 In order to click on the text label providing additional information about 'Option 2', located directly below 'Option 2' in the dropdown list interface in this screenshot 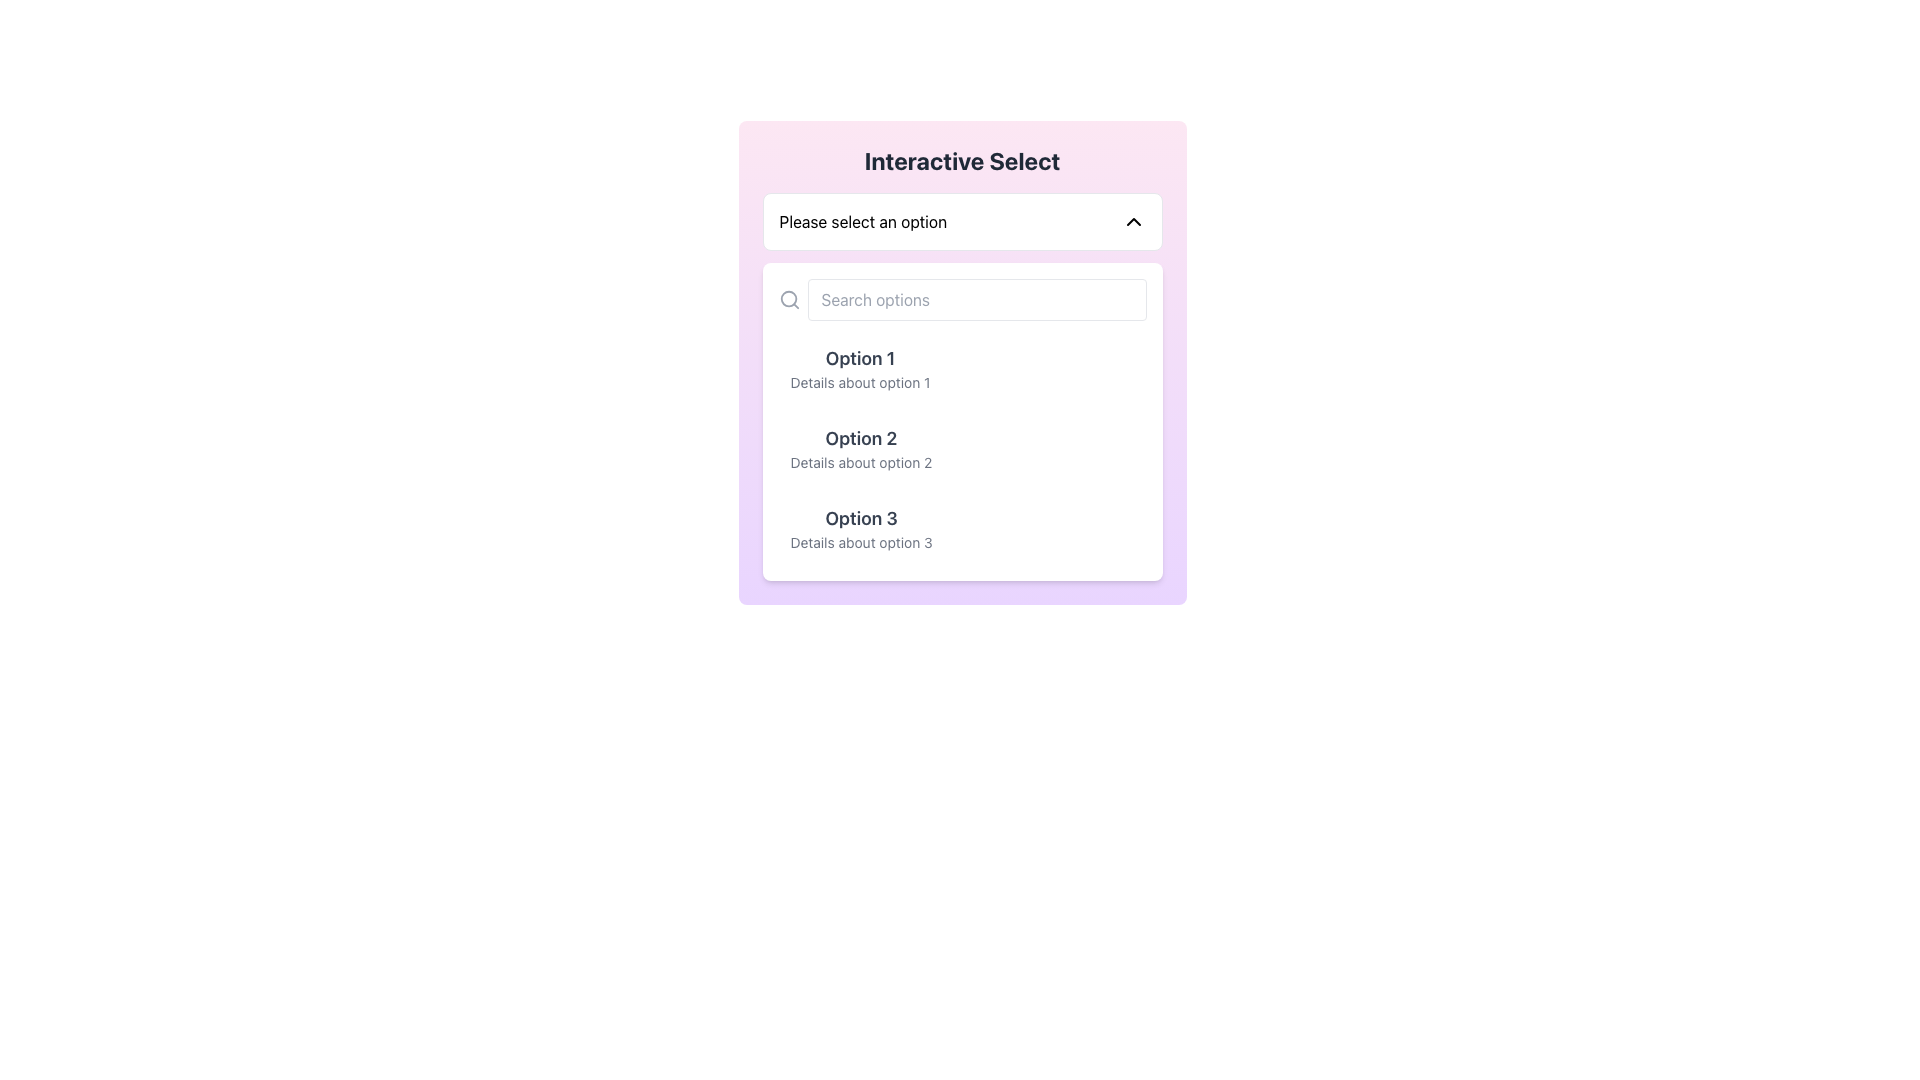, I will do `click(861, 462)`.